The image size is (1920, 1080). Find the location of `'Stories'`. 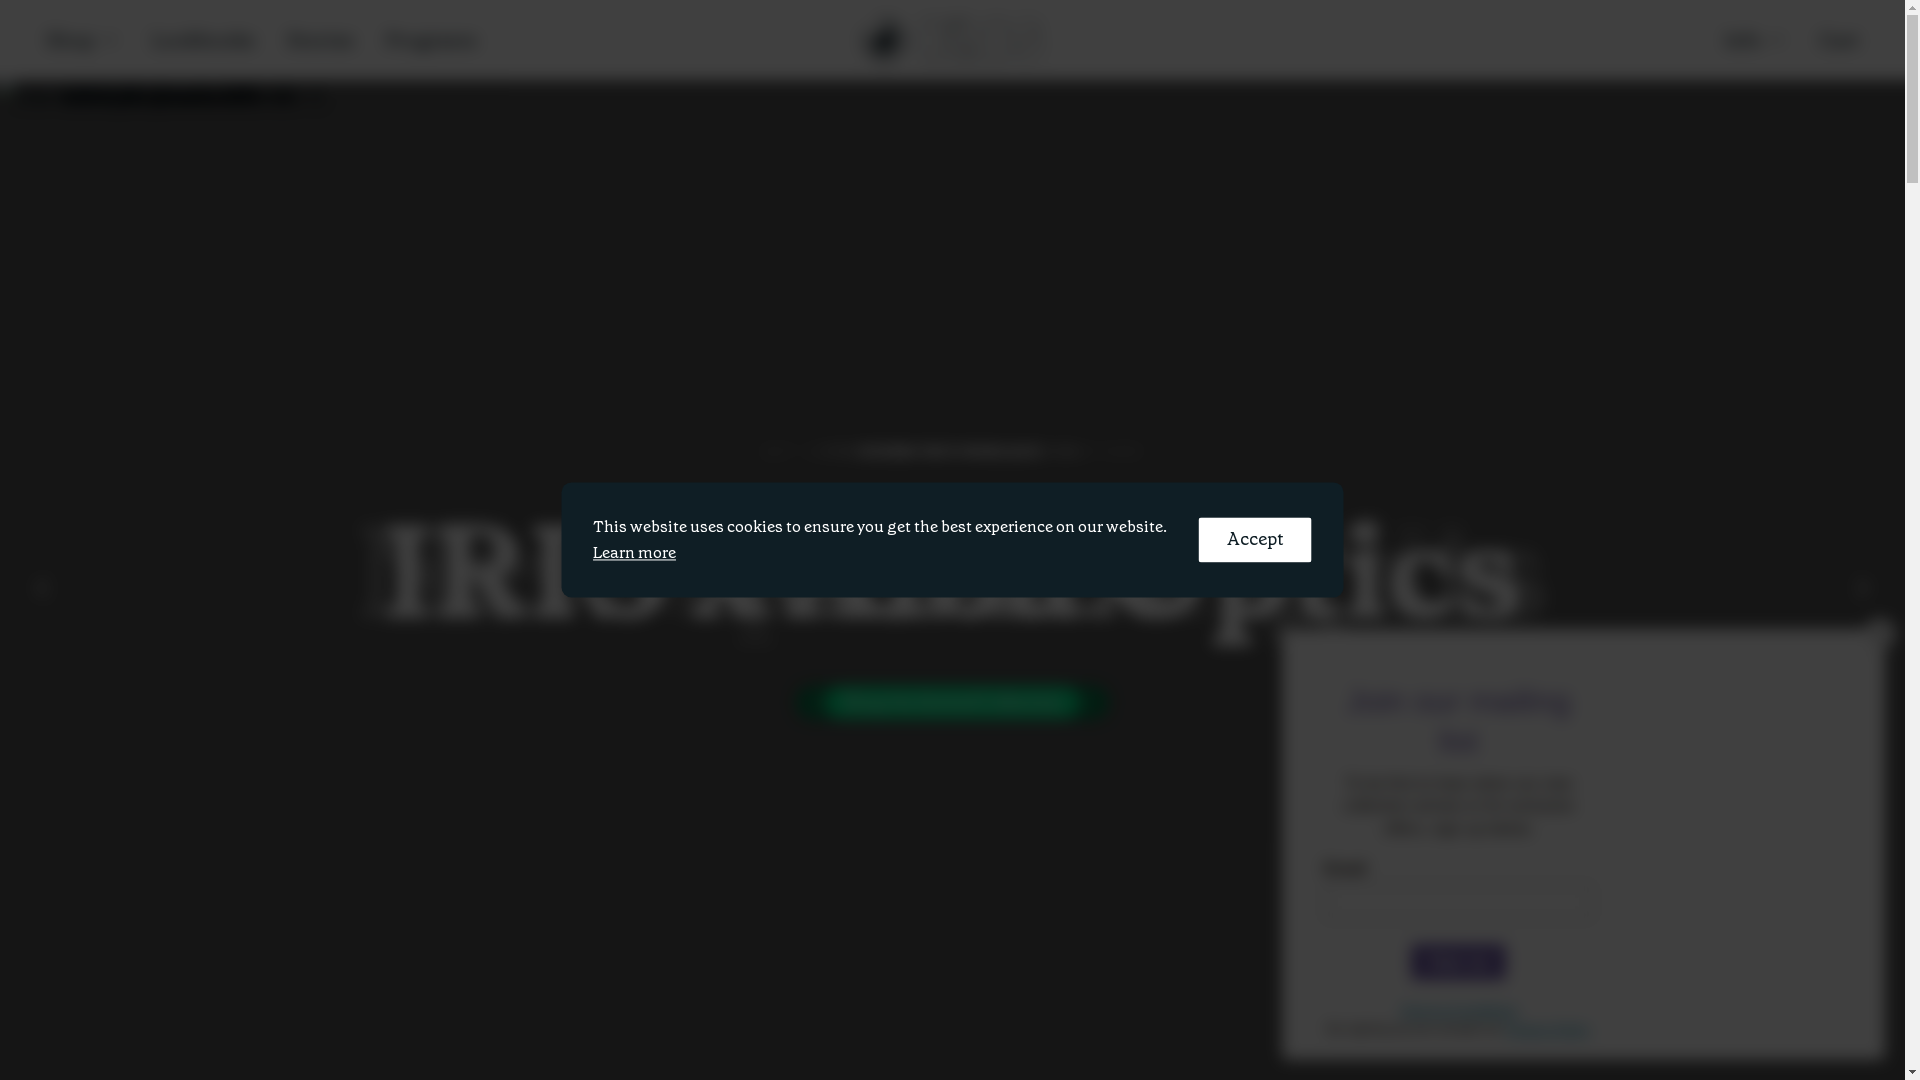

'Stories' is located at coordinates (320, 39).